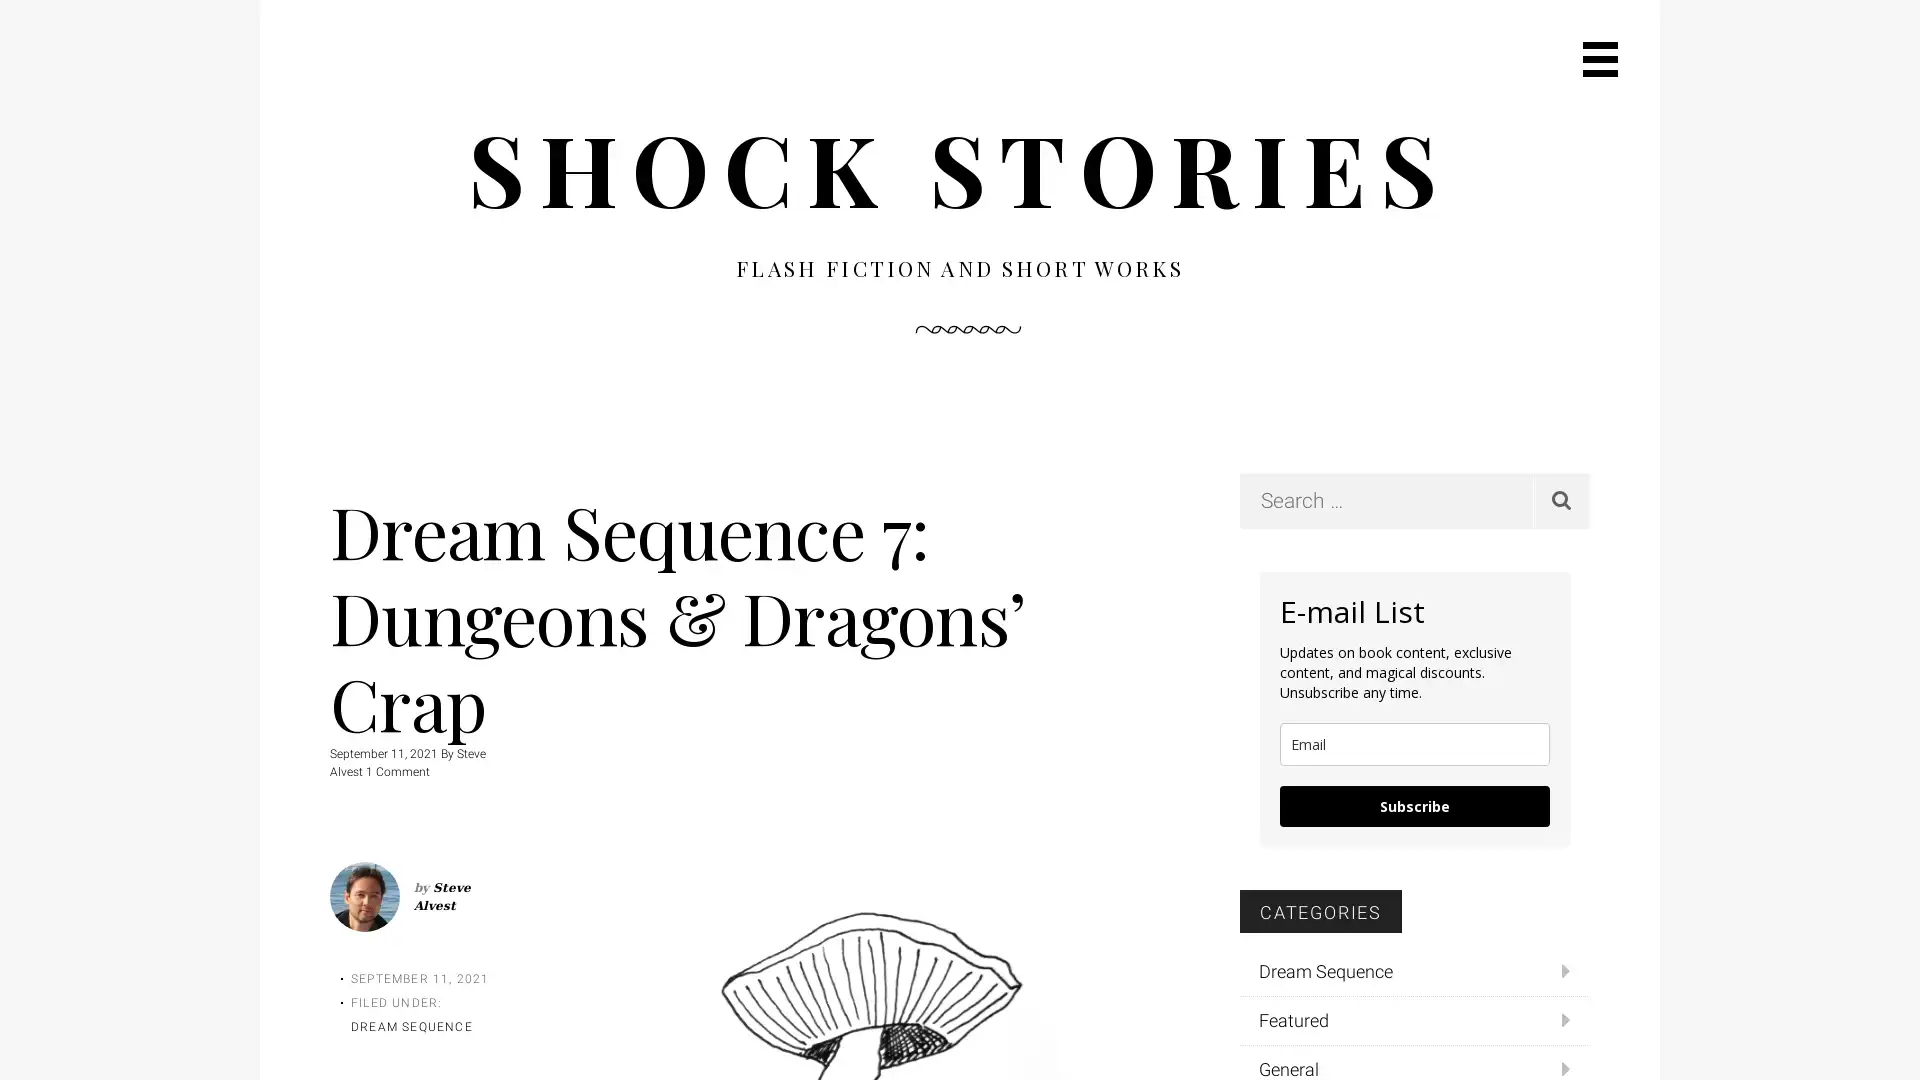 The width and height of the screenshot is (1920, 1080). I want to click on Primary Navigation Menu, so click(1600, 58).